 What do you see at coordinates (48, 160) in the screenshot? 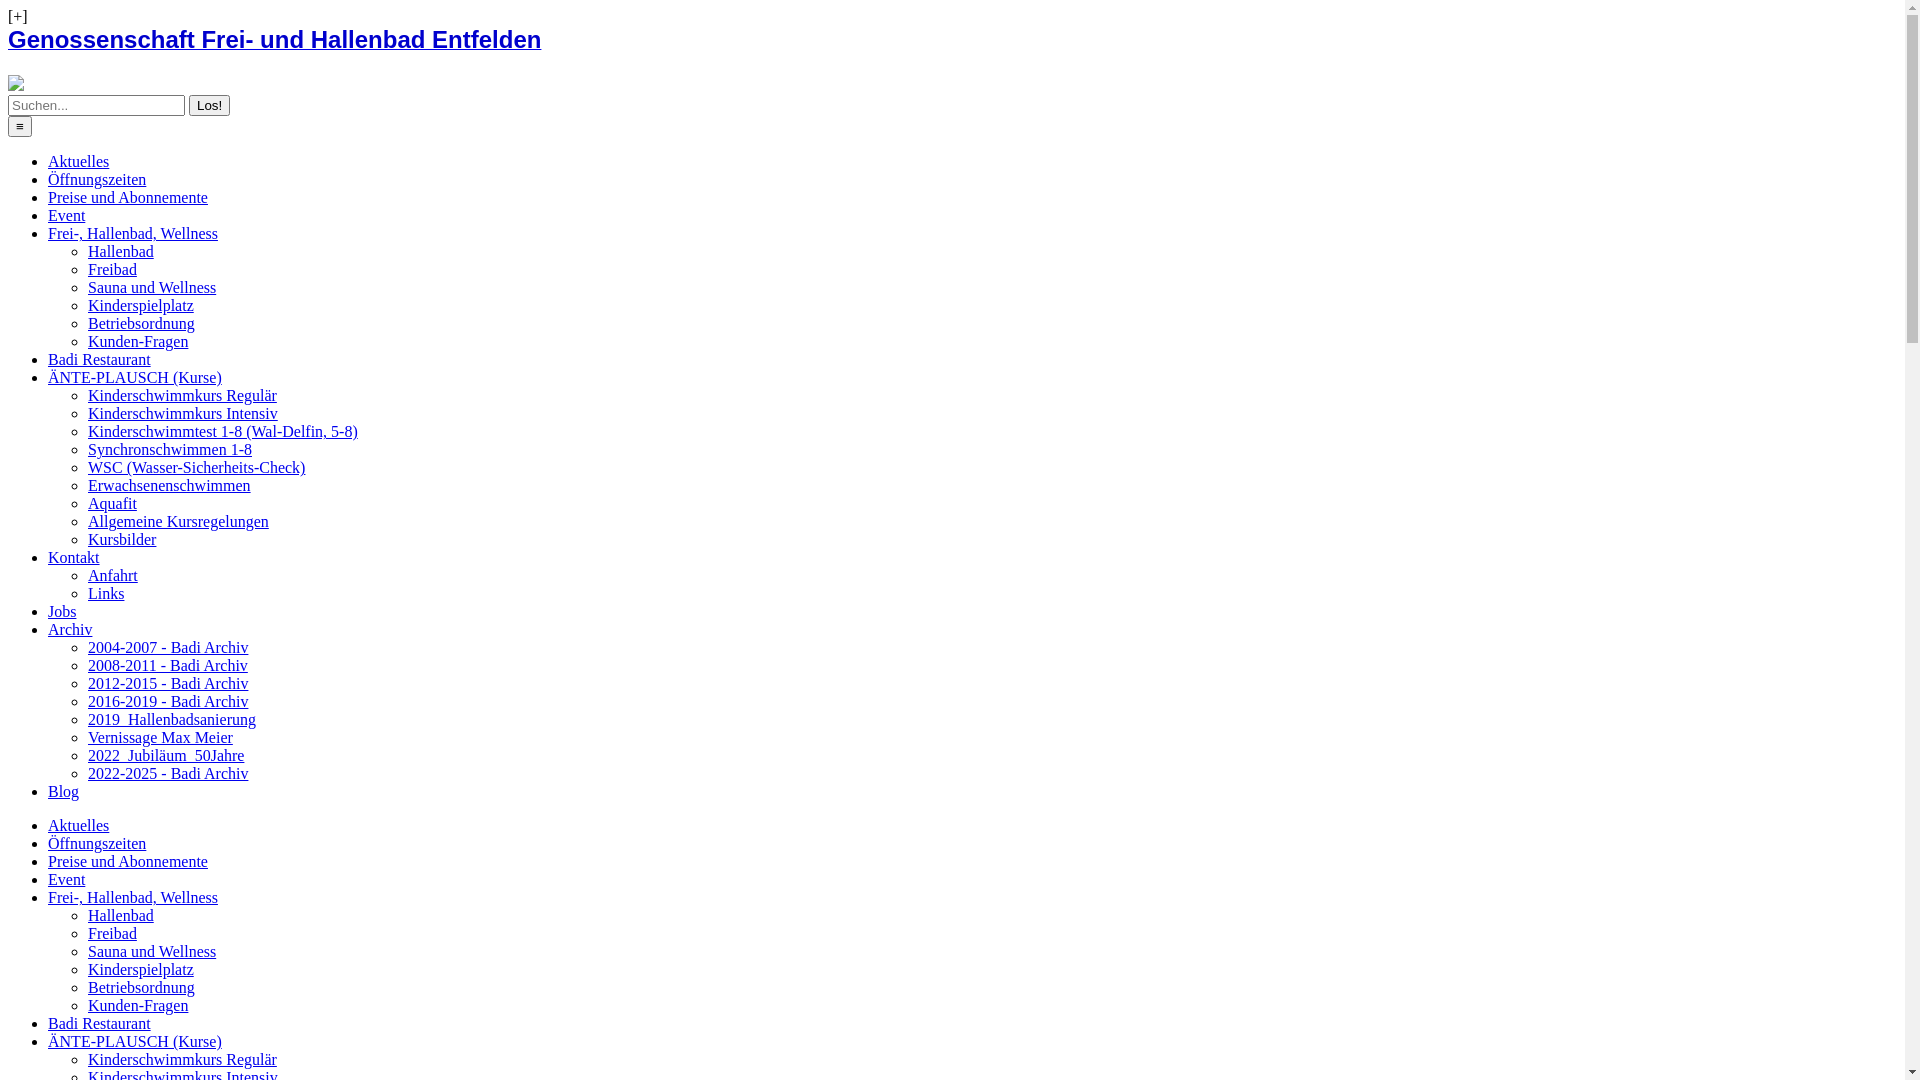
I see `'Aktuelles'` at bounding box center [48, 160].